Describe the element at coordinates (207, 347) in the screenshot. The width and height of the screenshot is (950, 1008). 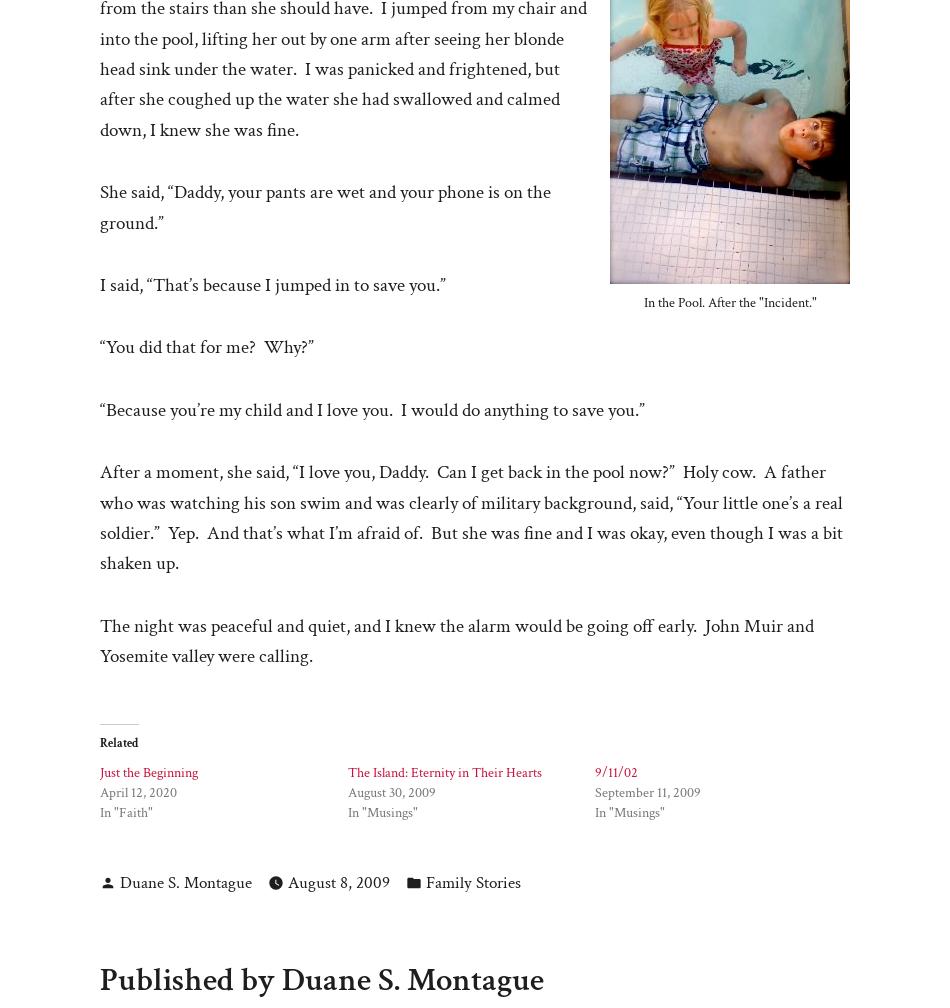
I see `'“You did that for me?  Why?”'` at that location.